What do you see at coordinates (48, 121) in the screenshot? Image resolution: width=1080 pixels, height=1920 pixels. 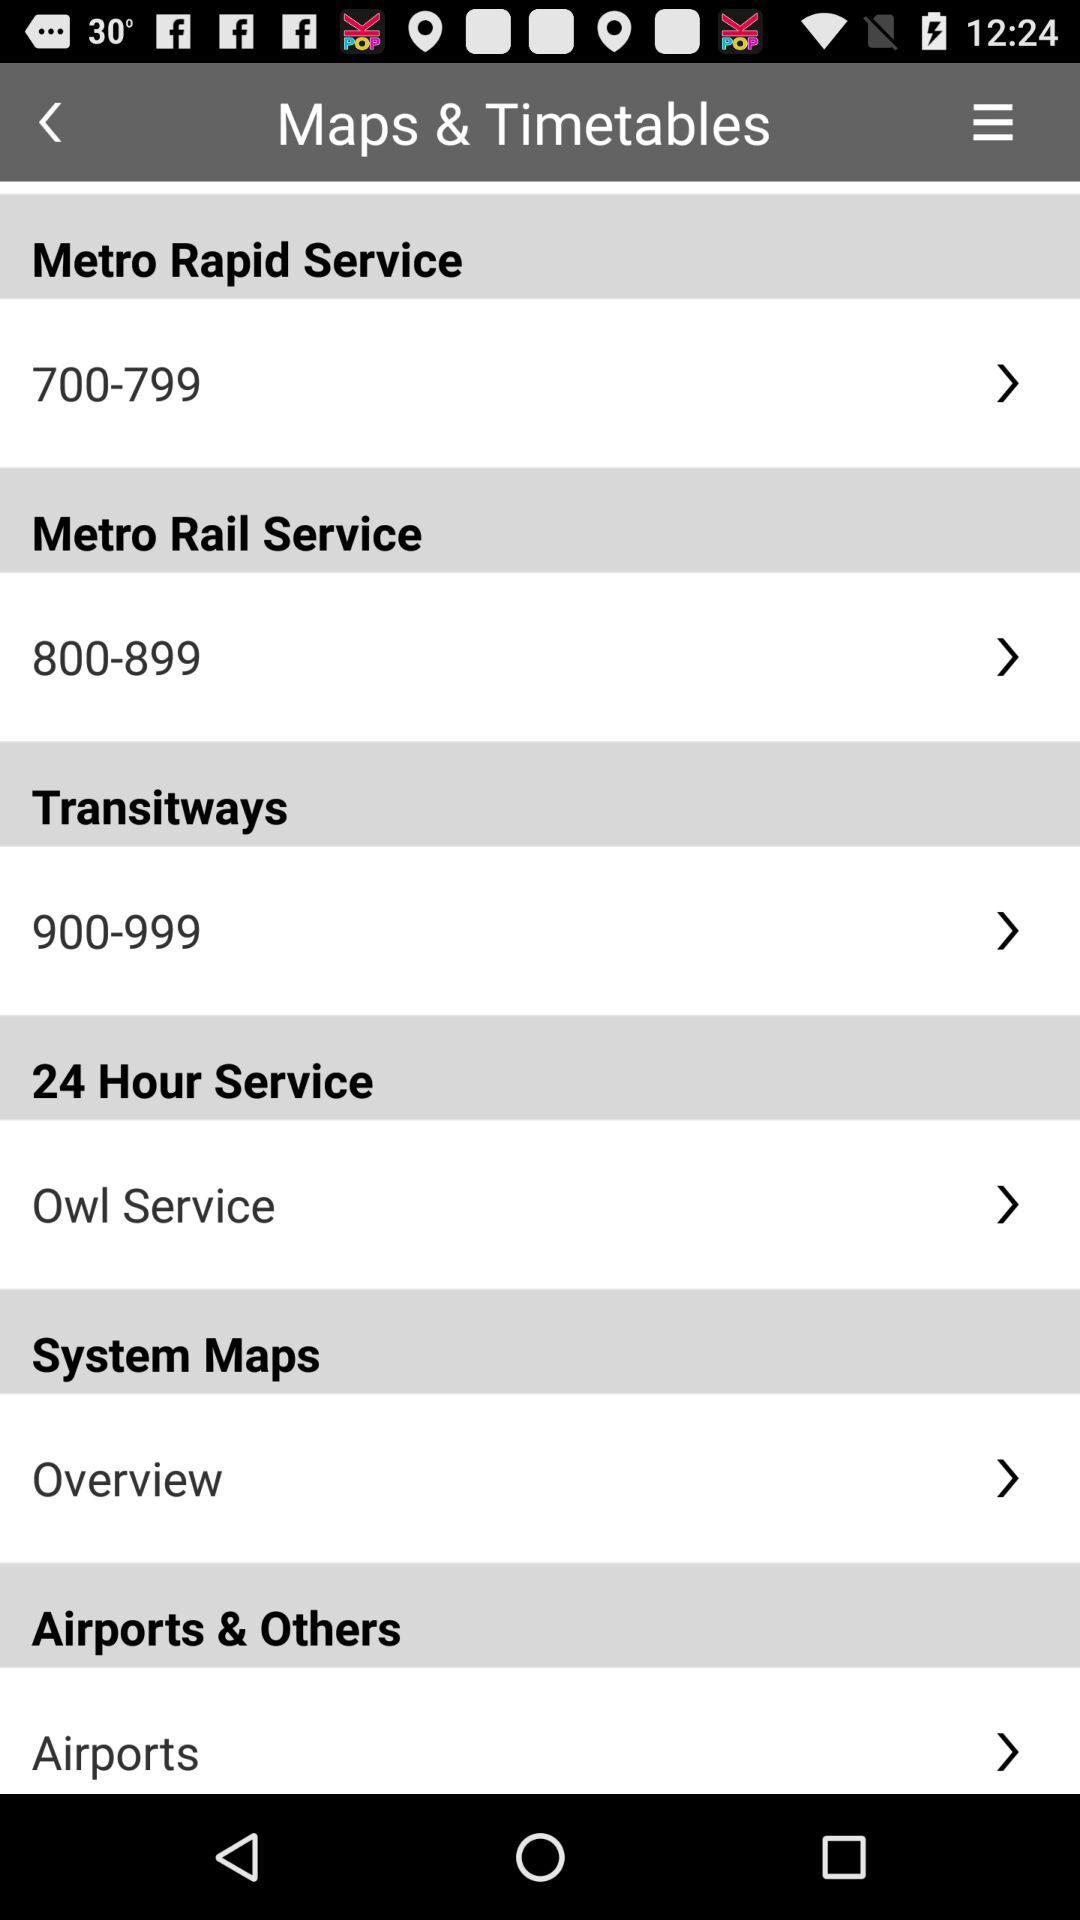 I see `item to the left of the maps & timetables` at bounding box center [48, 121].